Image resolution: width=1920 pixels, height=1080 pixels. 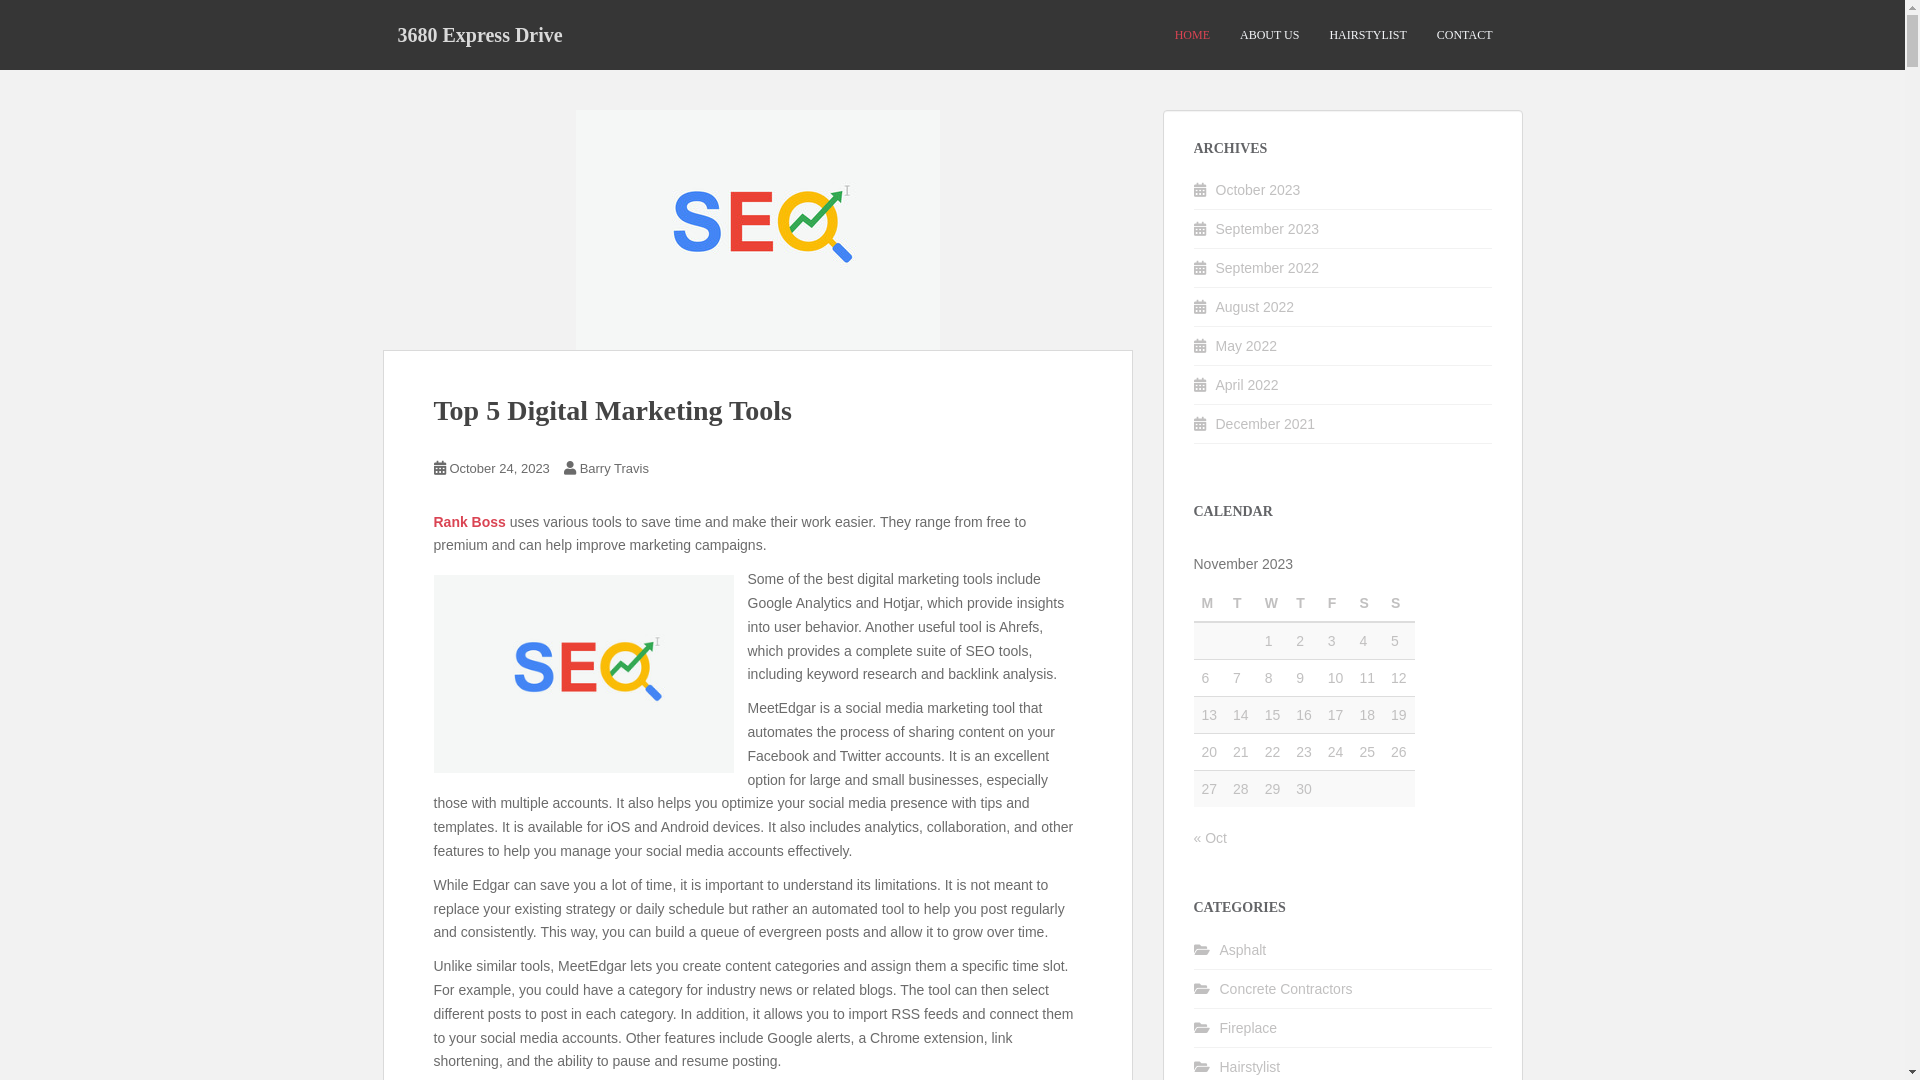 What do you see at coordinates (1265, 423) in the screenshot?
I see `'December 2021'` at bounding box center [1265, 423].